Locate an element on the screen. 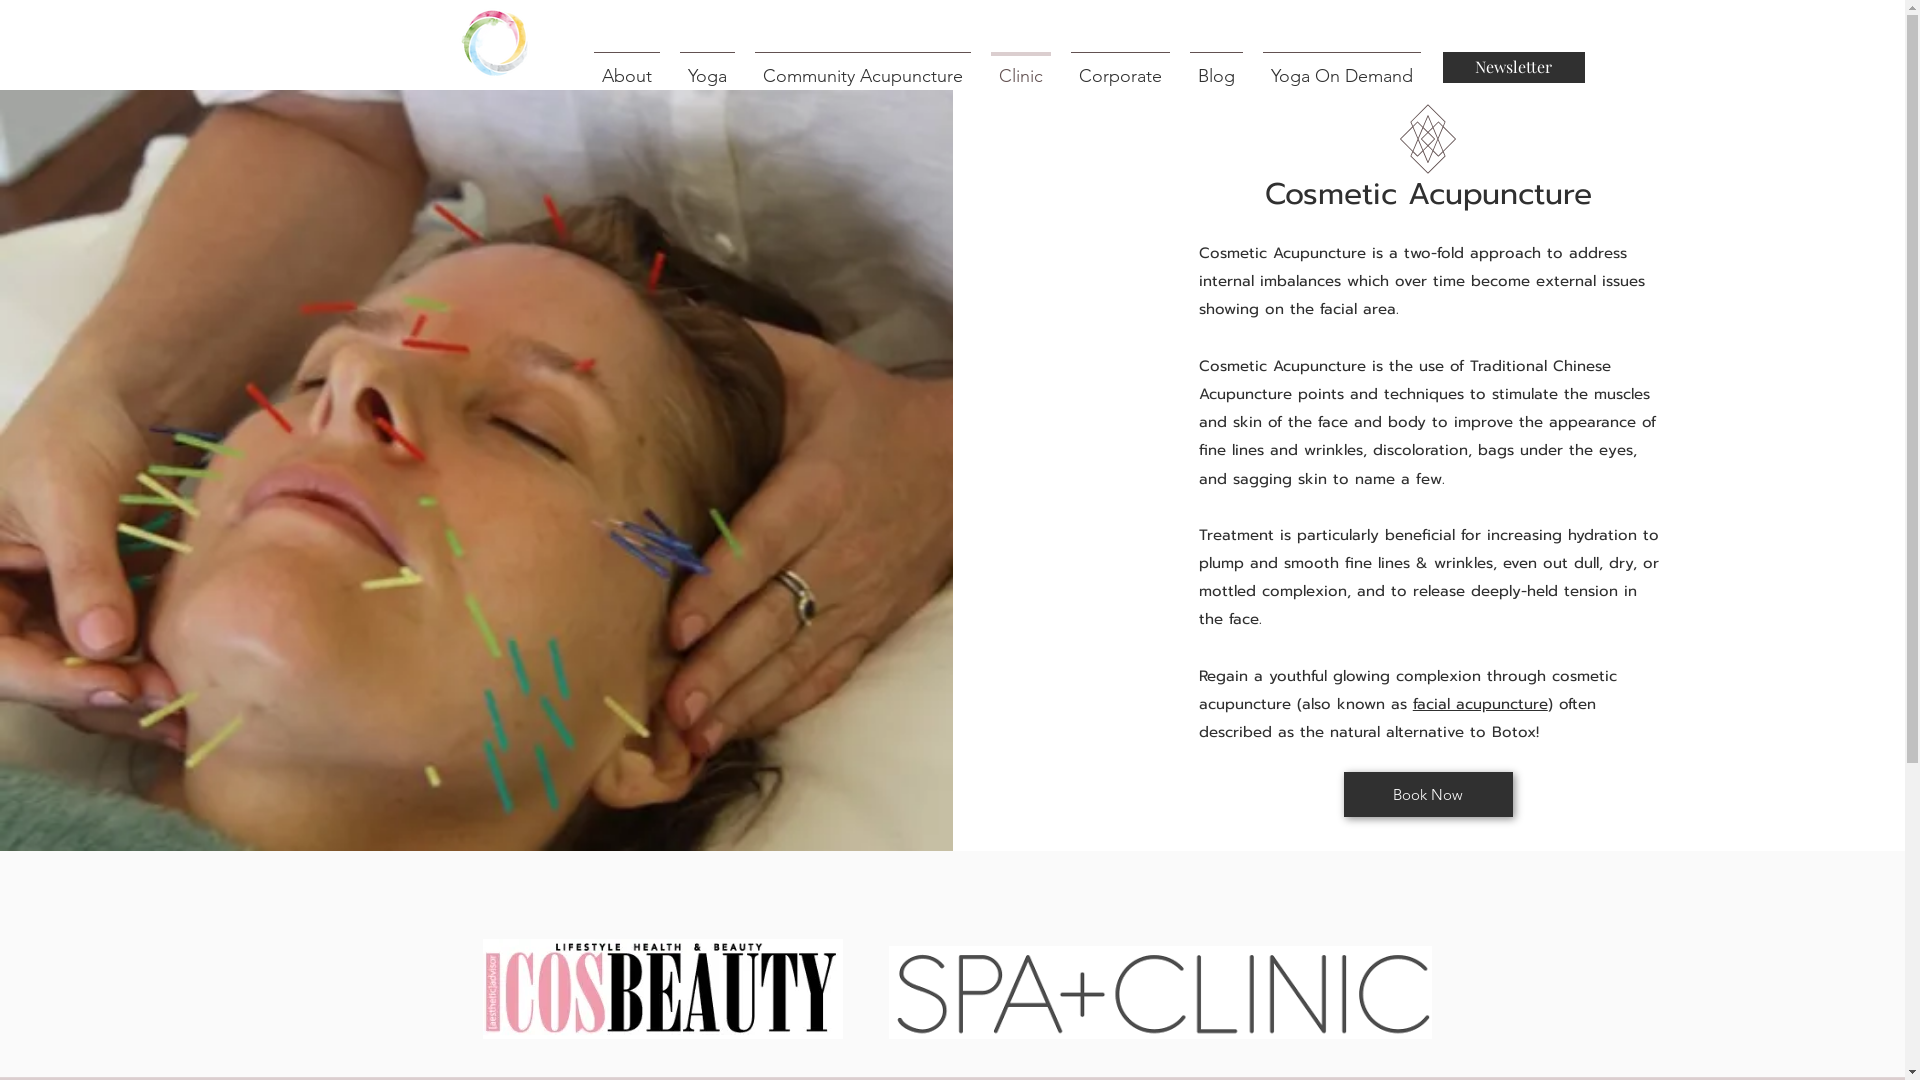 This screenshot has width=1920, height=1080. 'Community Acupuncture' is located at coordinates (862, 66).